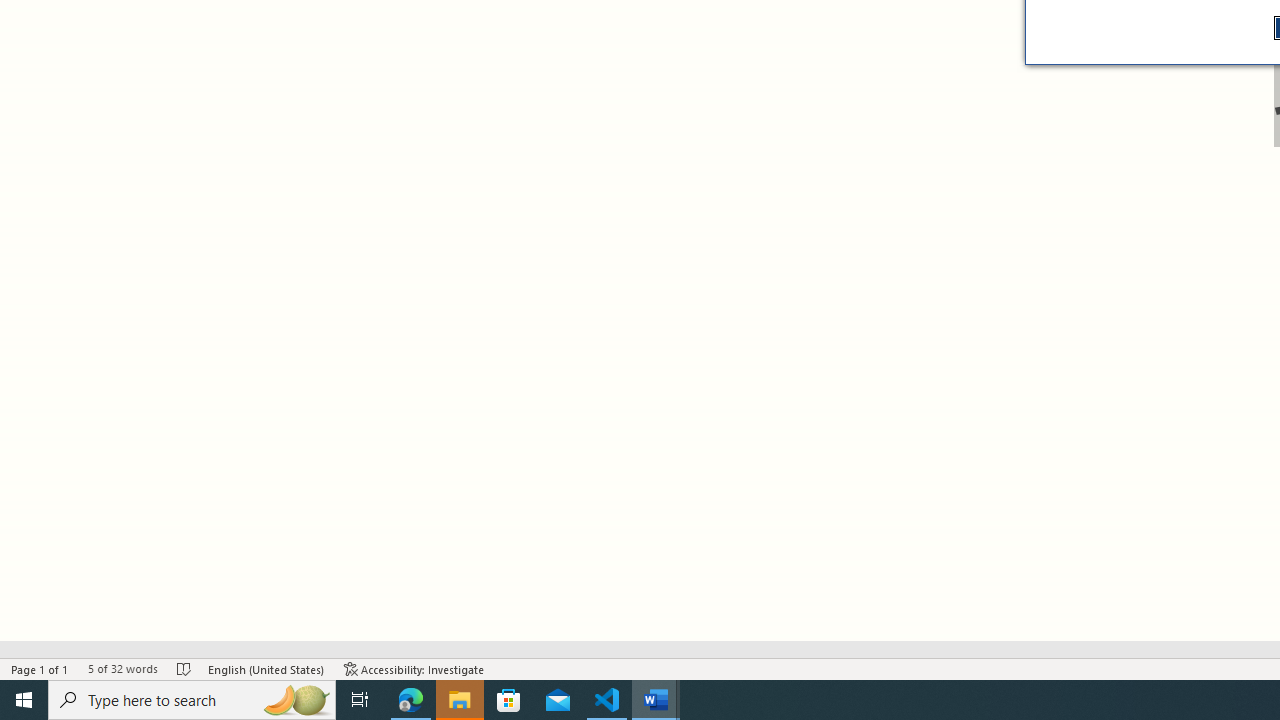  Describe the element at coordinates (509, 698) in the screenshot. I see `'Microsoft Store'` at that location.